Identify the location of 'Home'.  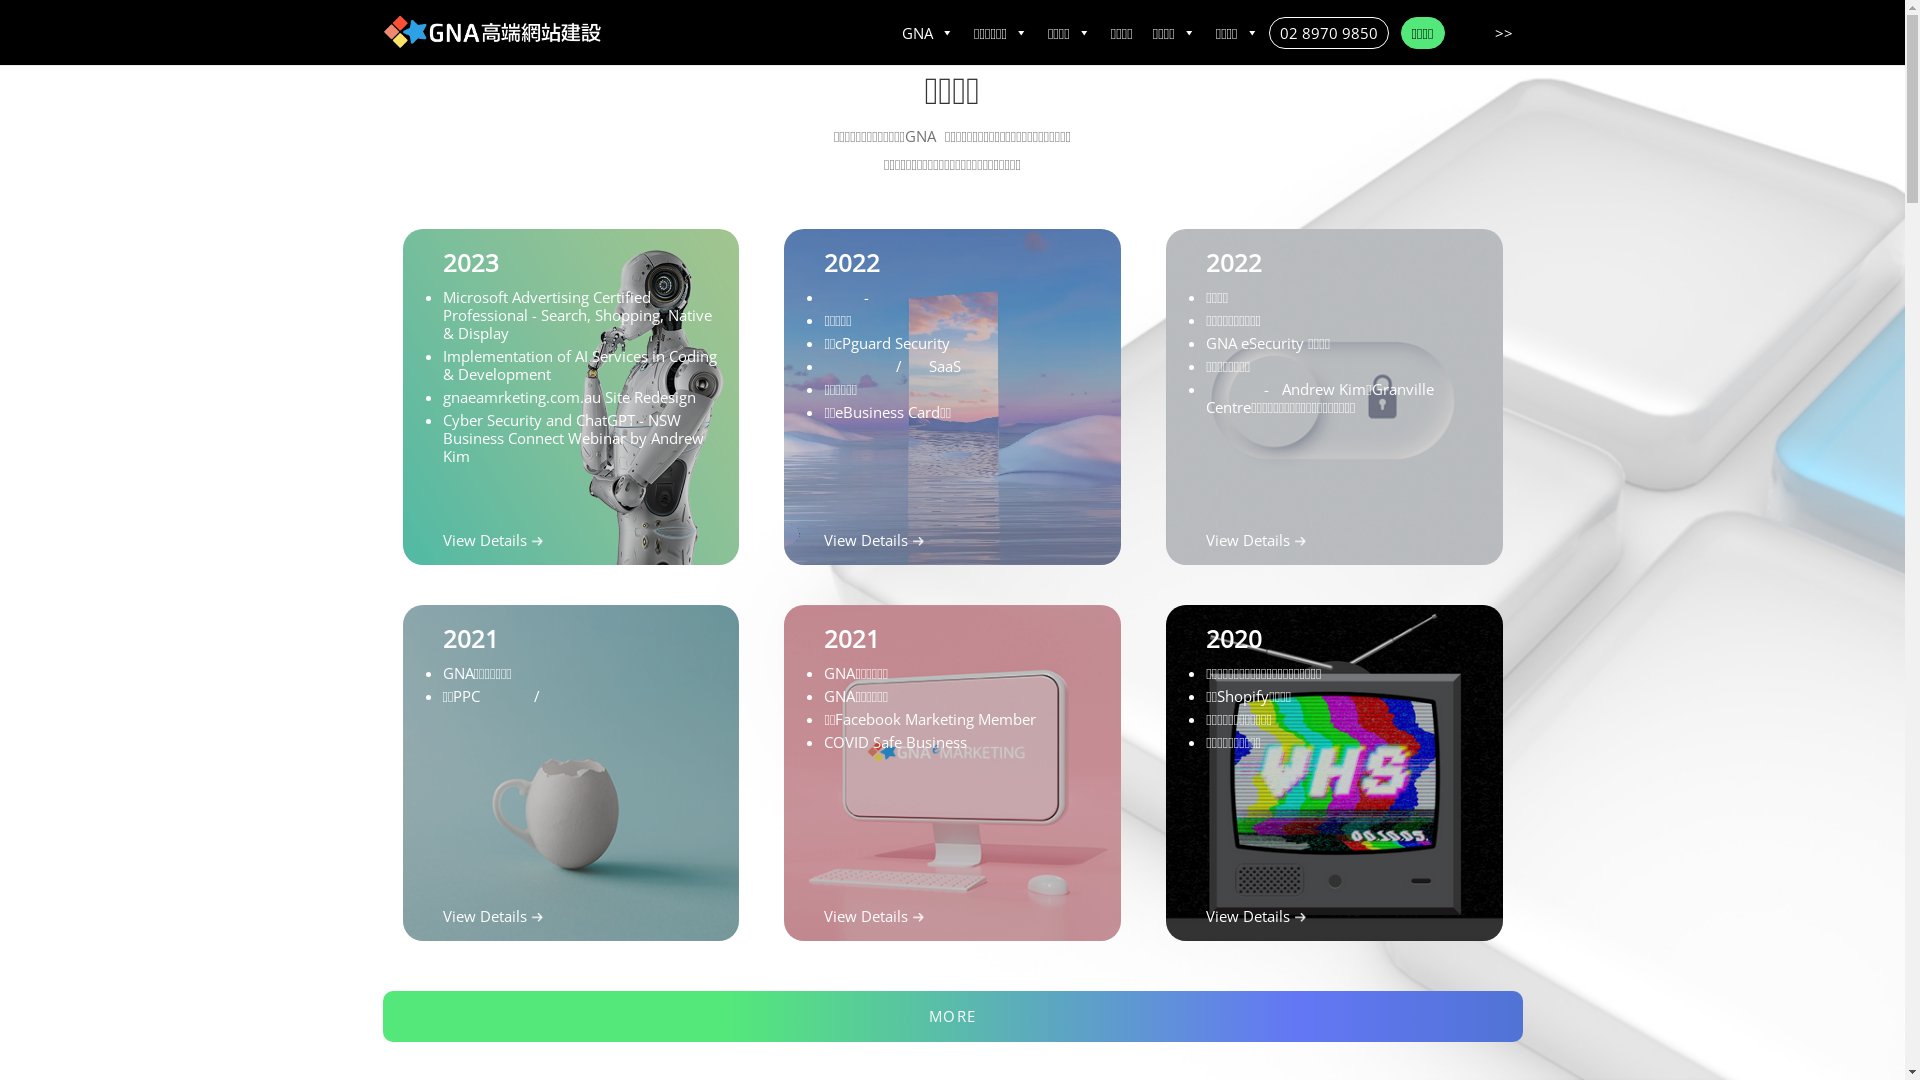
(491, 32).